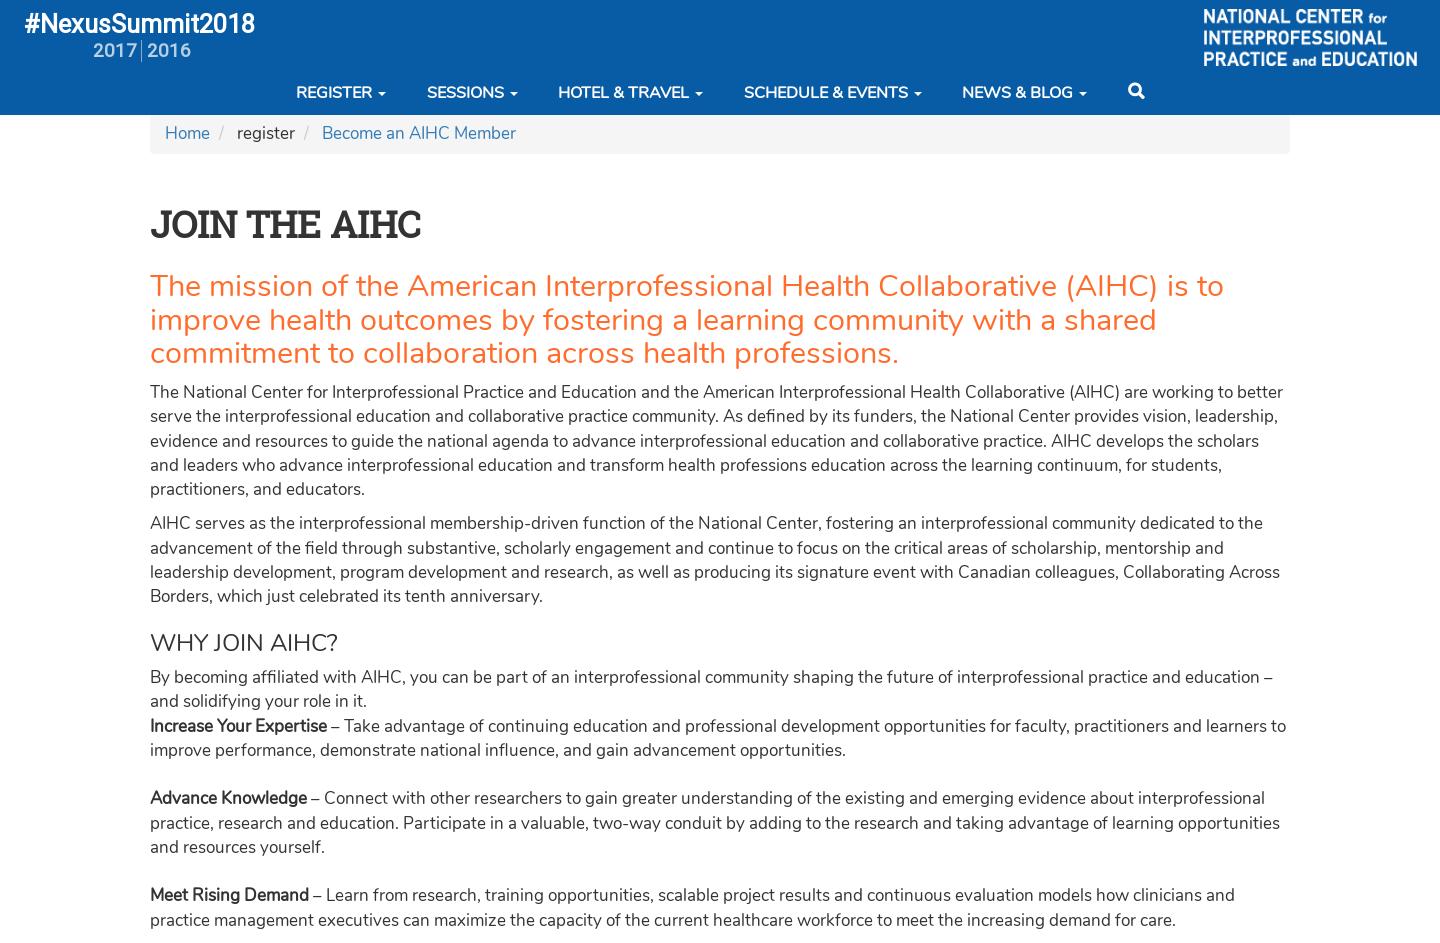 This screenshot has width=1440, height=943. What do you see at coordinates (624, 91) in the screenshot?
I see `'Hotel & Travel'` at bounding box center [624, 91].